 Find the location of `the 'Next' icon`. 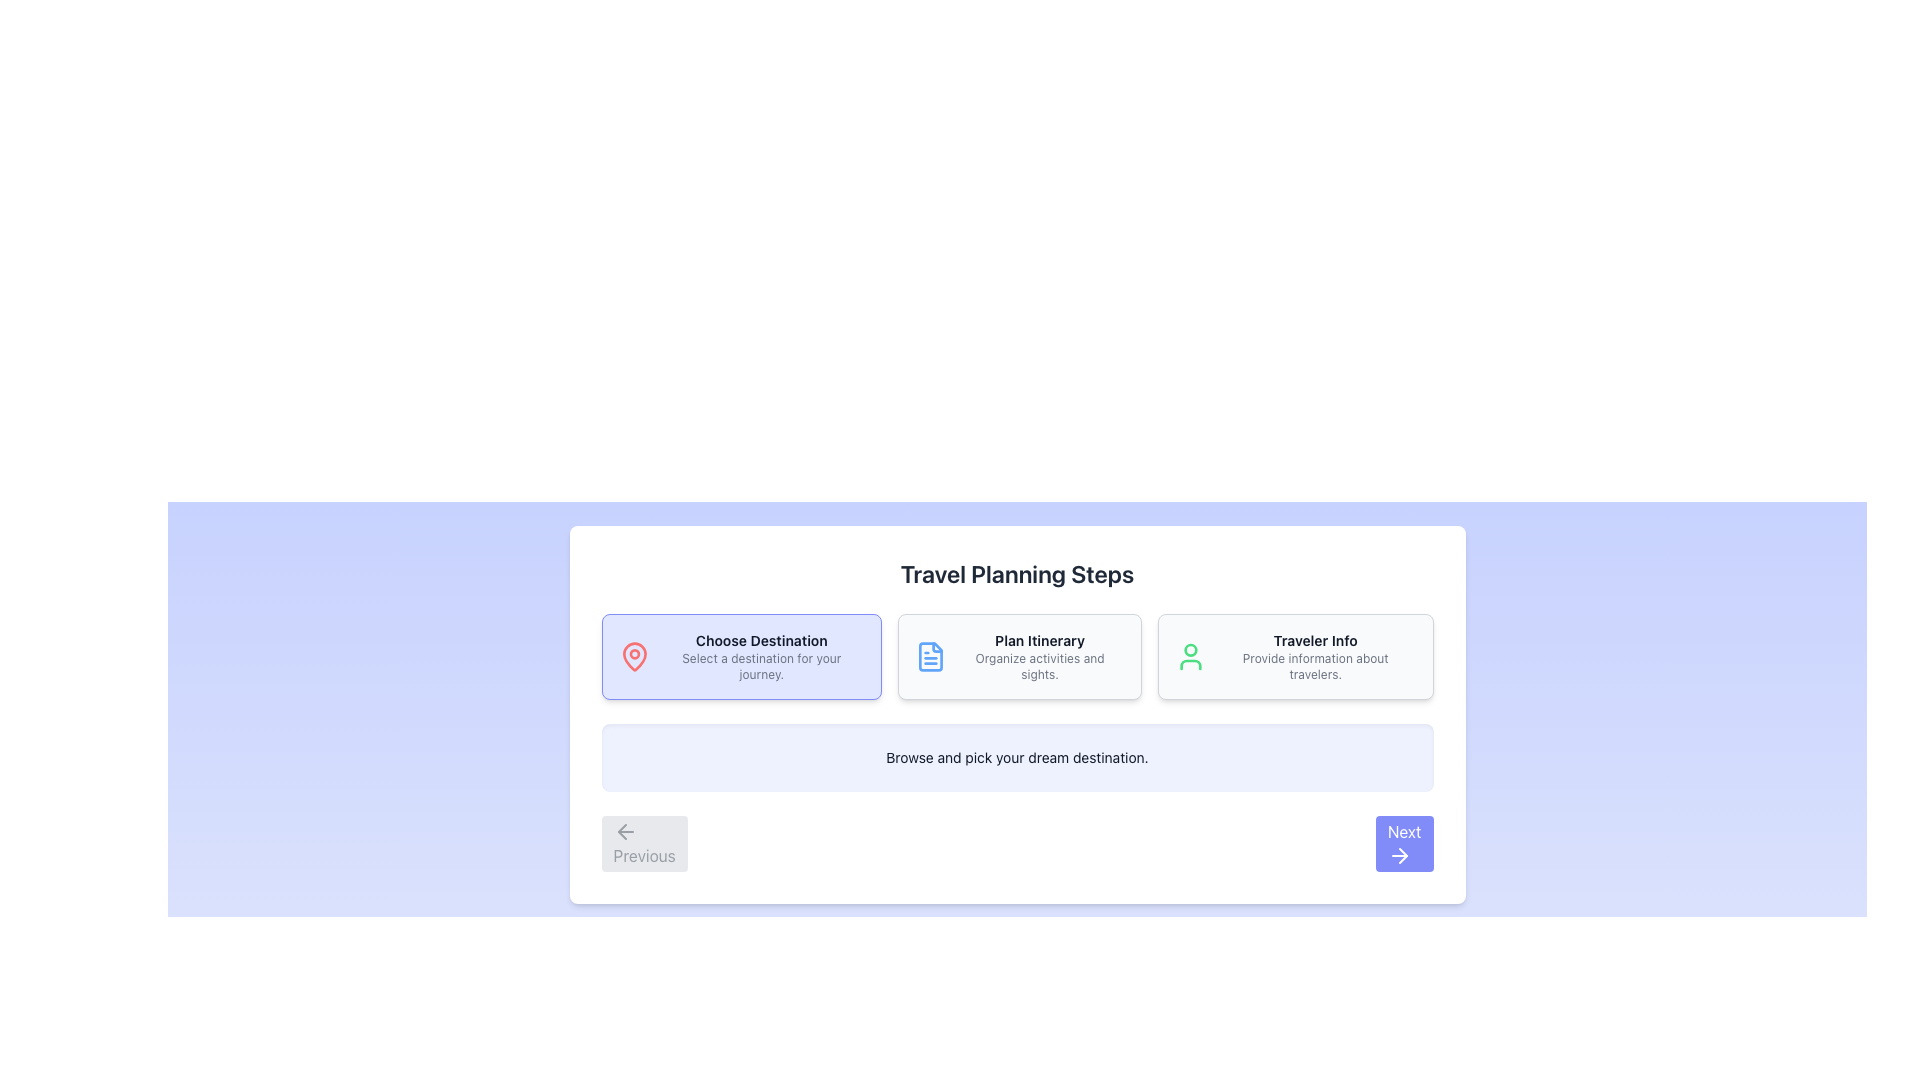

the 'Next' icon is located at coordinates (1402, 855).